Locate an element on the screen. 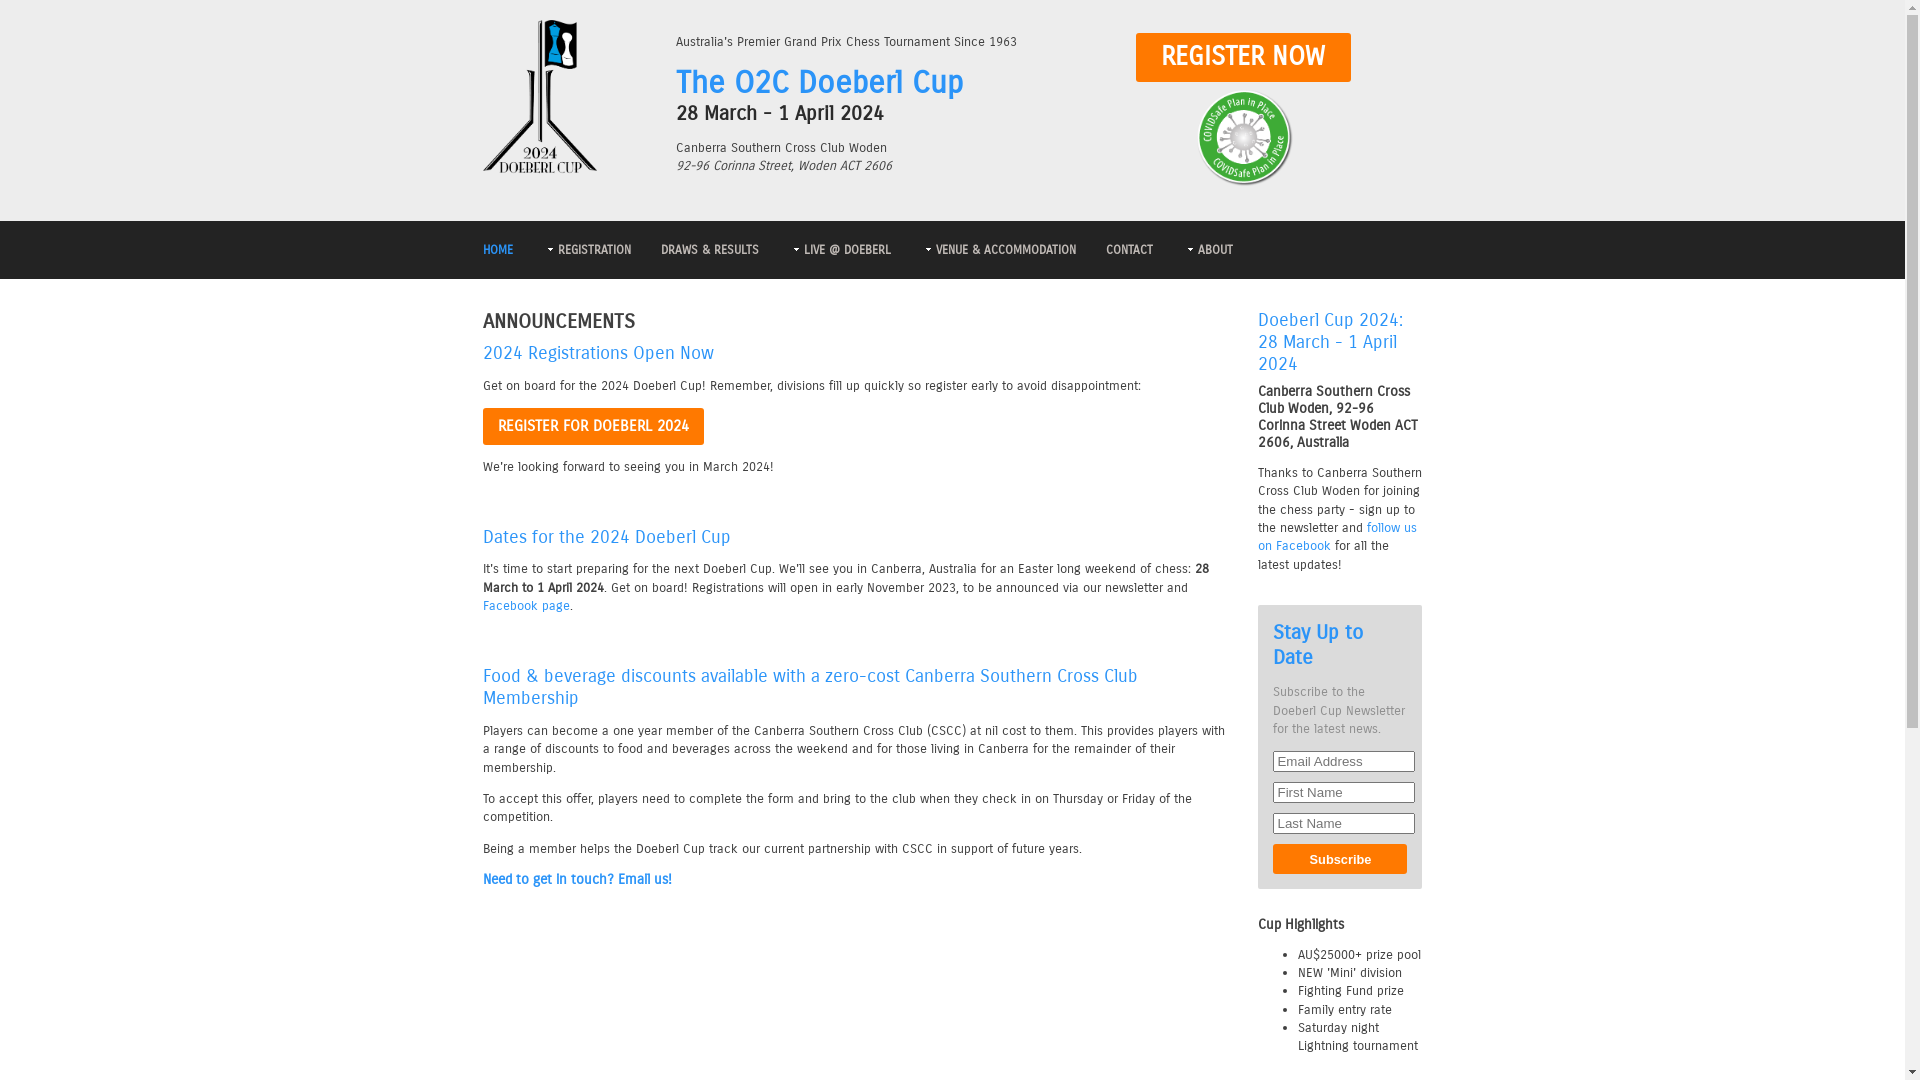 The width and height of the screenshot is (1920, 1080). 'follow us on Facebook' is located at coordinates (1337, 535).